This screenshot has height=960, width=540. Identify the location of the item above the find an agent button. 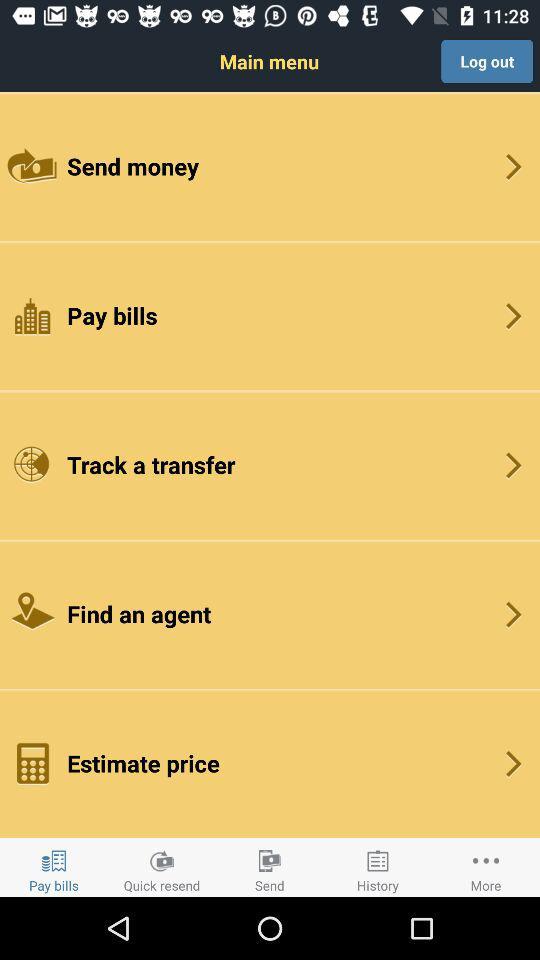
(270, 465).